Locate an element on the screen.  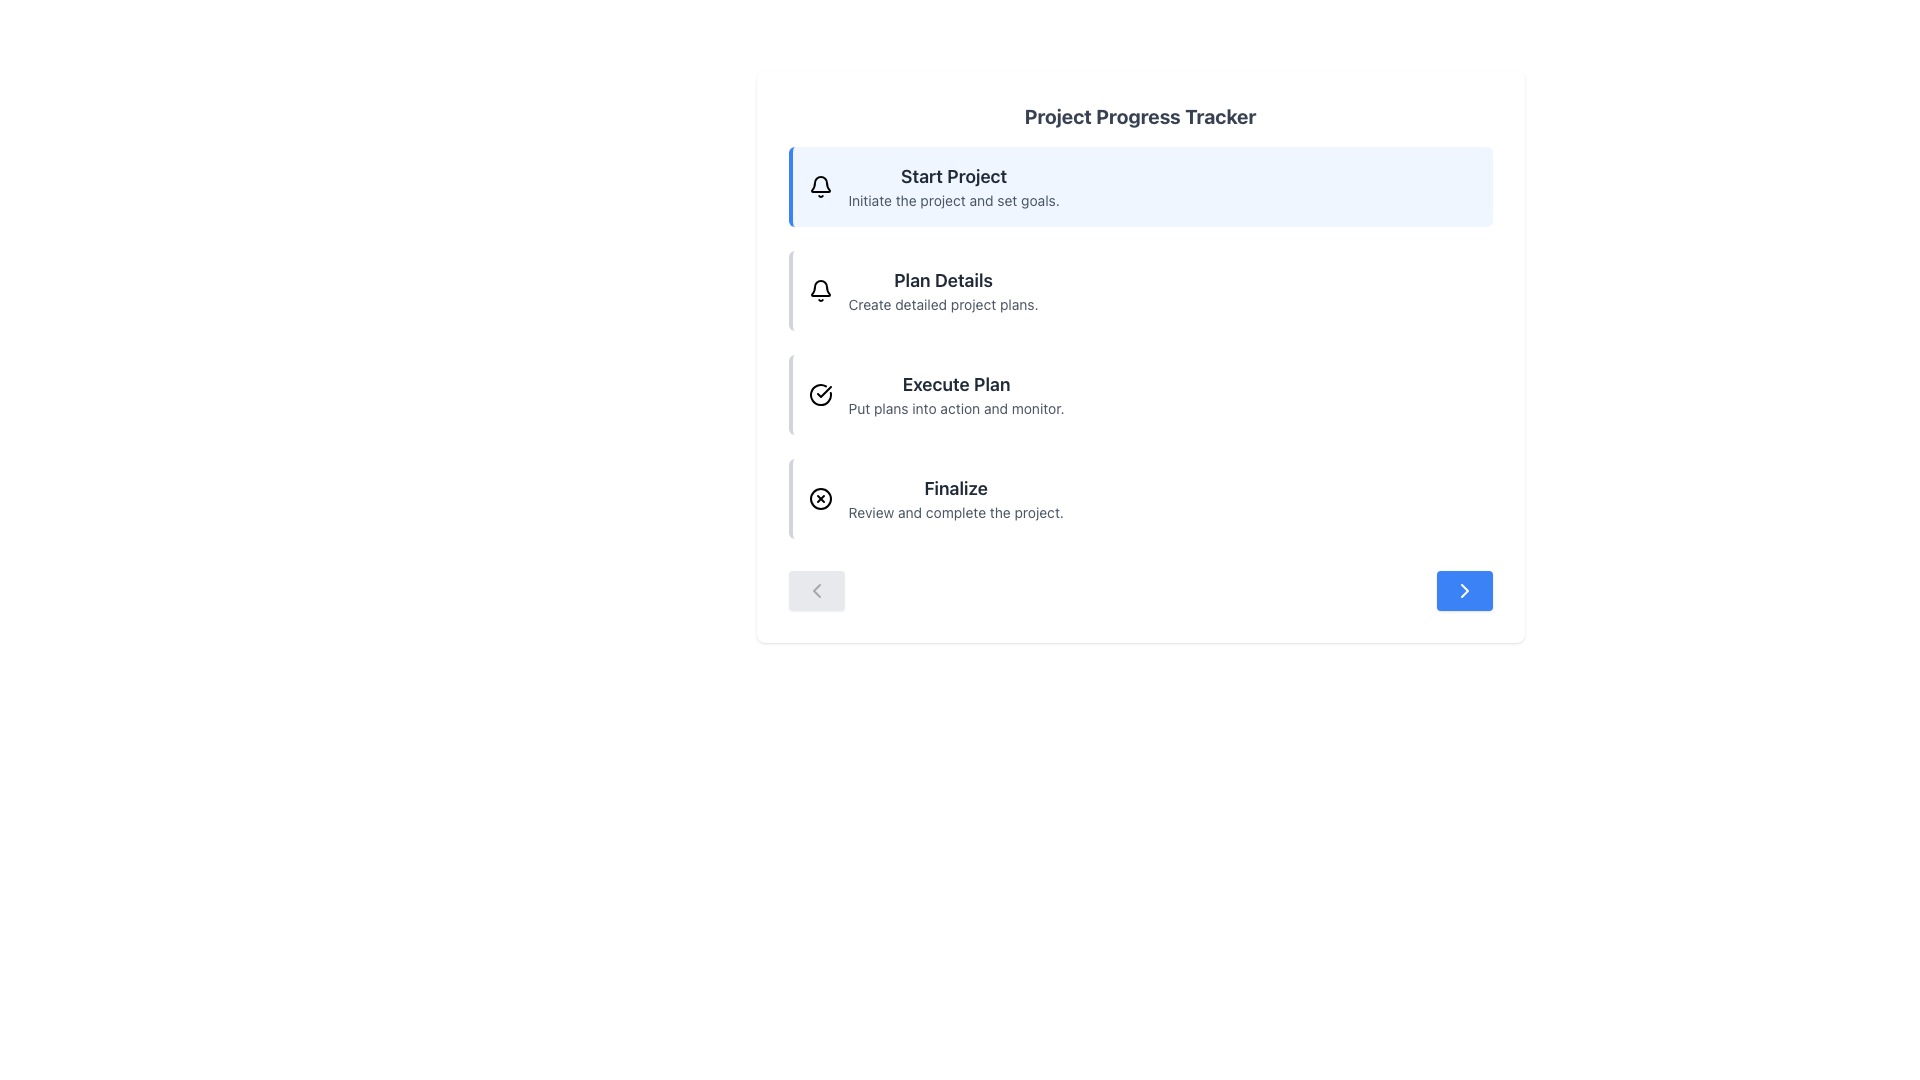
the visual indicator icon representing the completion status for the 'Finalize' step, located to the left of the 'Finalize' text in the fourth row of the list is located at coordinates (820, 497).